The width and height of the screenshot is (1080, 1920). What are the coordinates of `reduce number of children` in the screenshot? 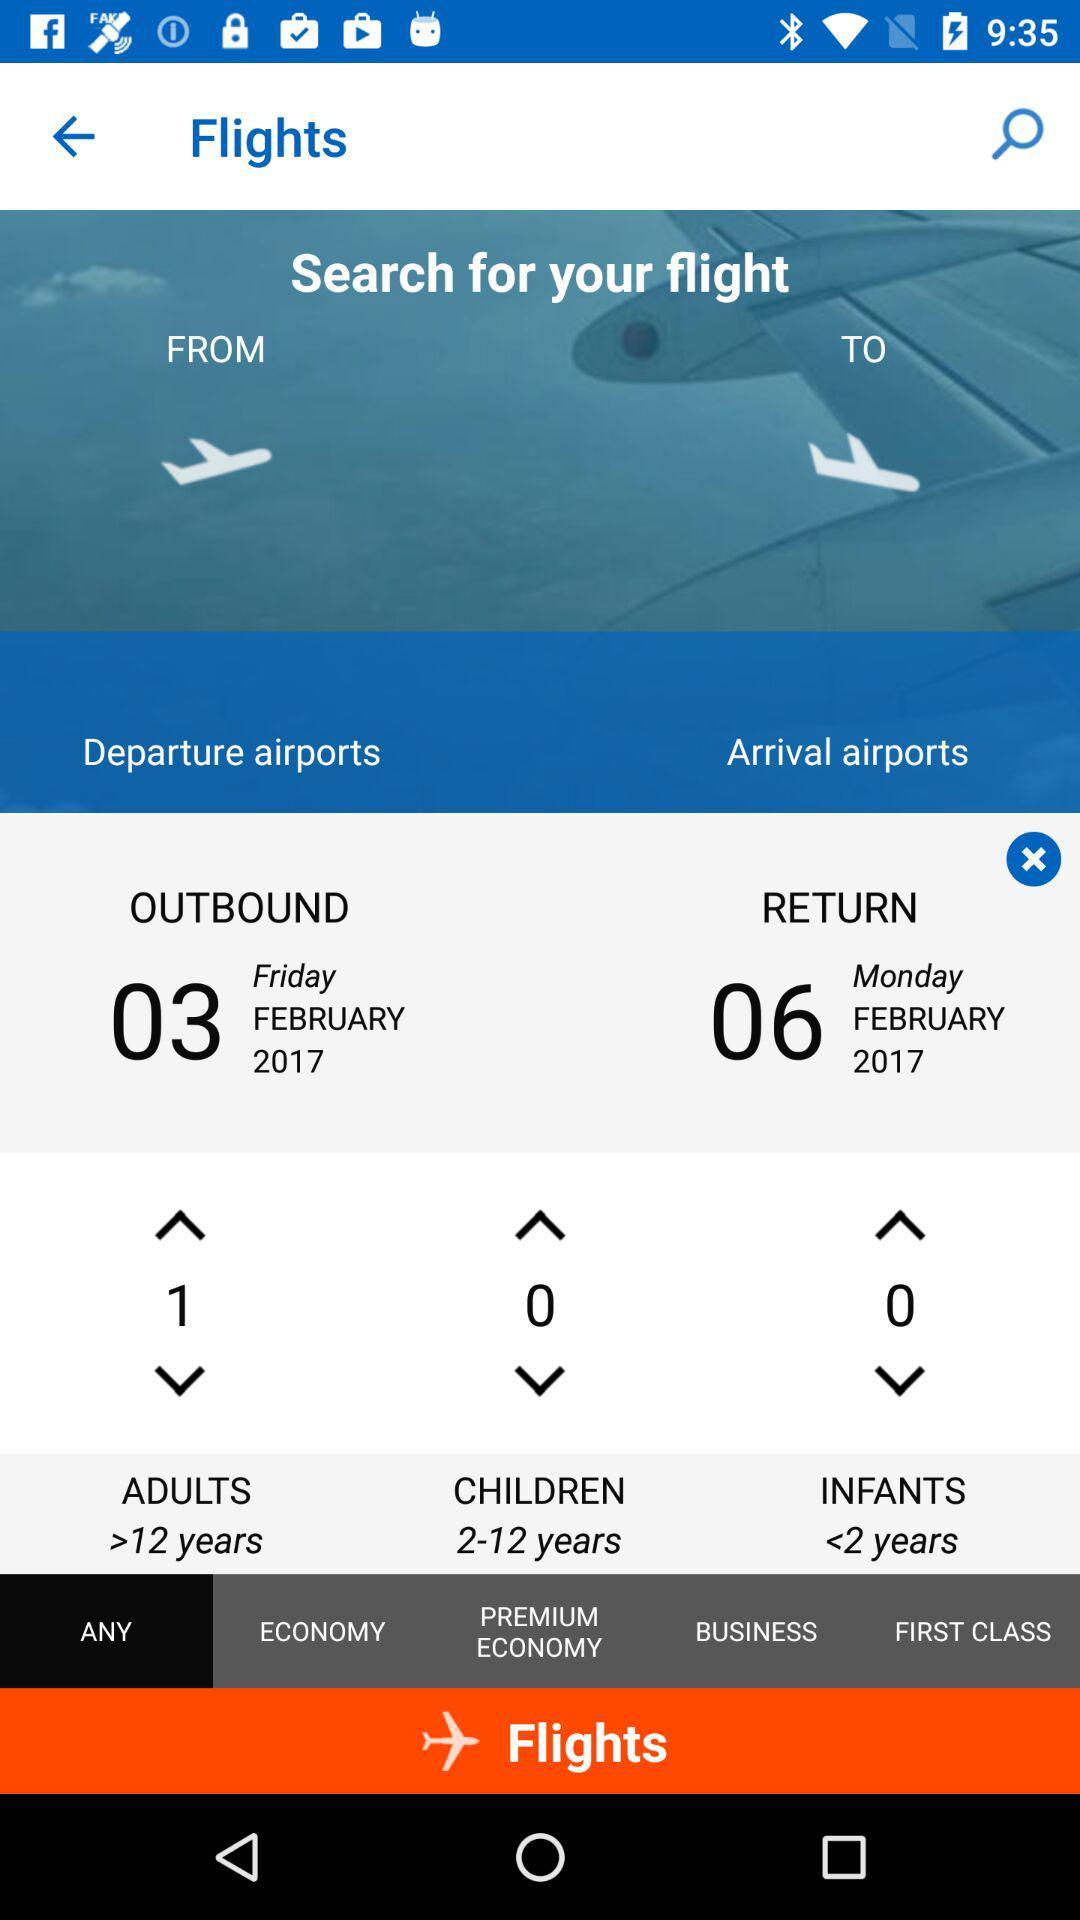 It's located at (540, 1380).